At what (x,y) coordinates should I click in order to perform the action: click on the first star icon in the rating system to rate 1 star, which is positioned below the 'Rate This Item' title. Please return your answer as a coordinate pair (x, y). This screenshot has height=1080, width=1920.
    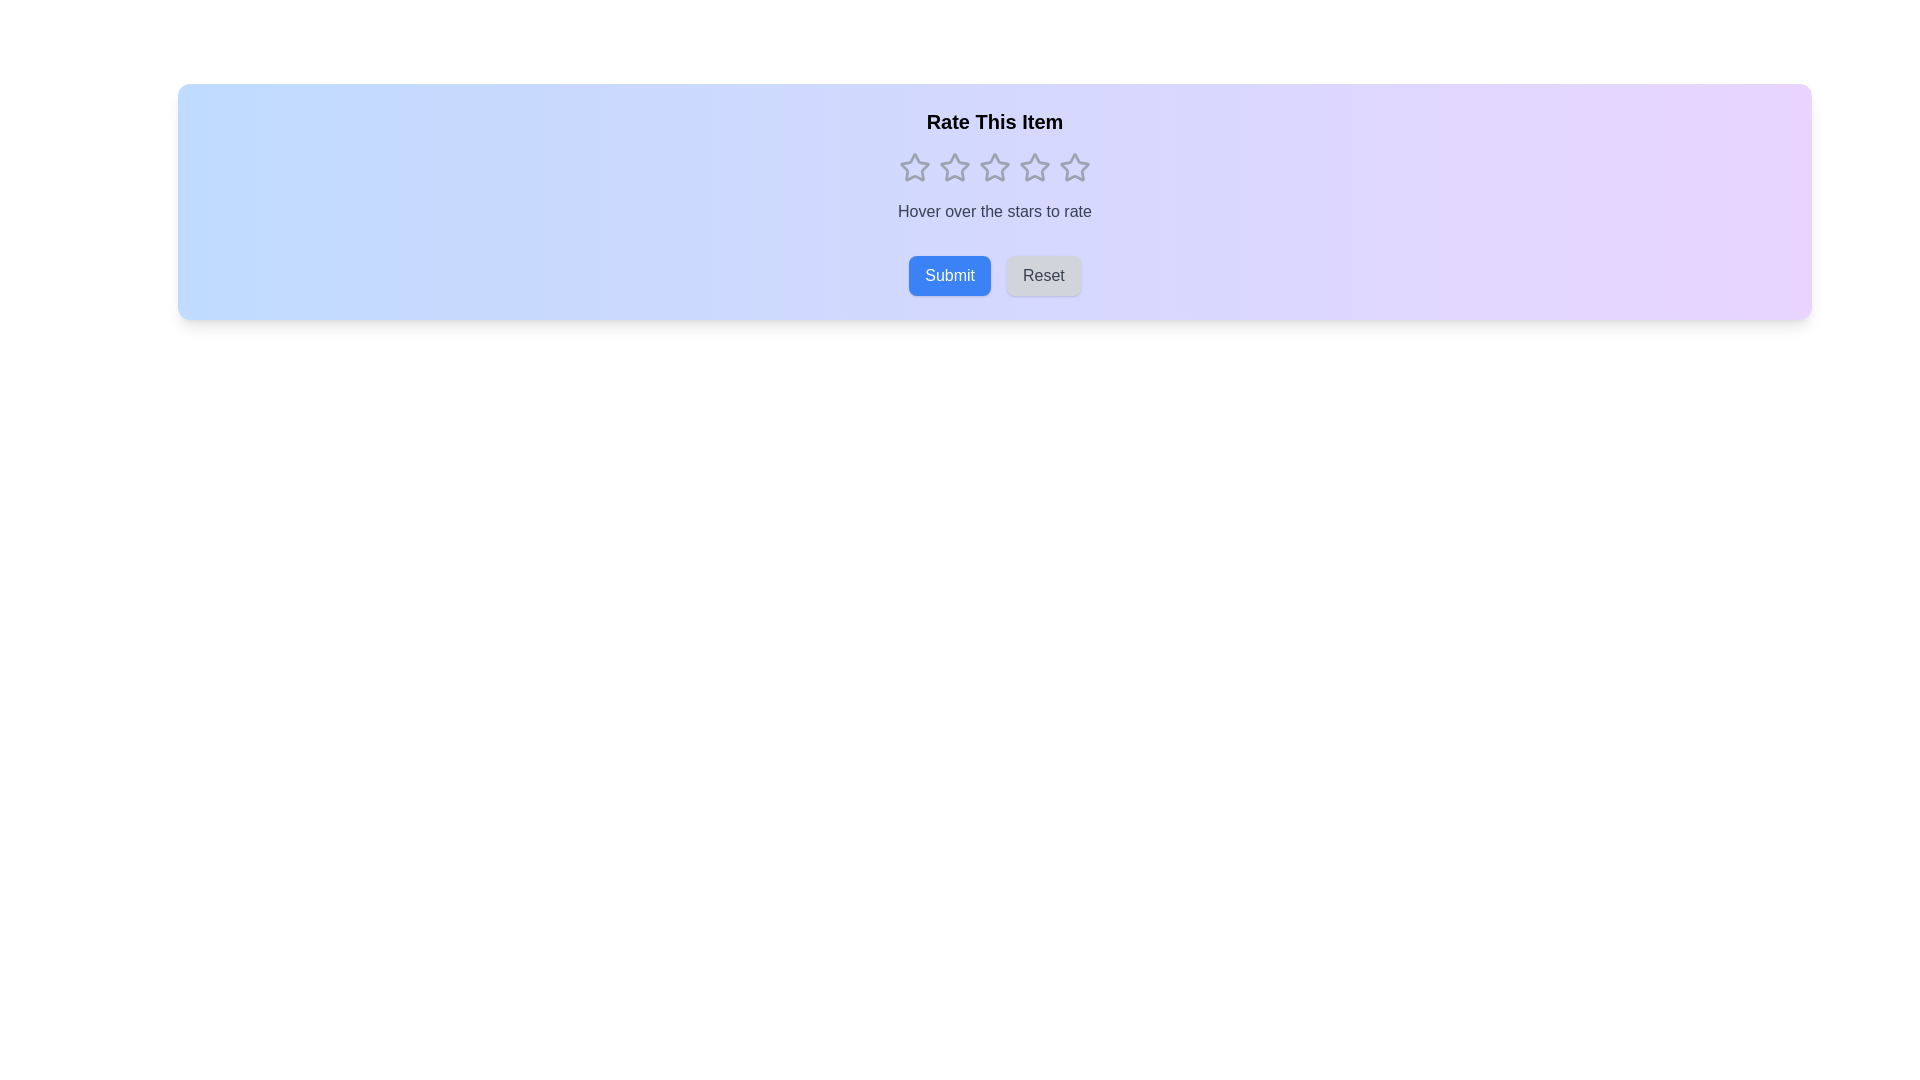
    Looking at the image, I should click on (914, 167).